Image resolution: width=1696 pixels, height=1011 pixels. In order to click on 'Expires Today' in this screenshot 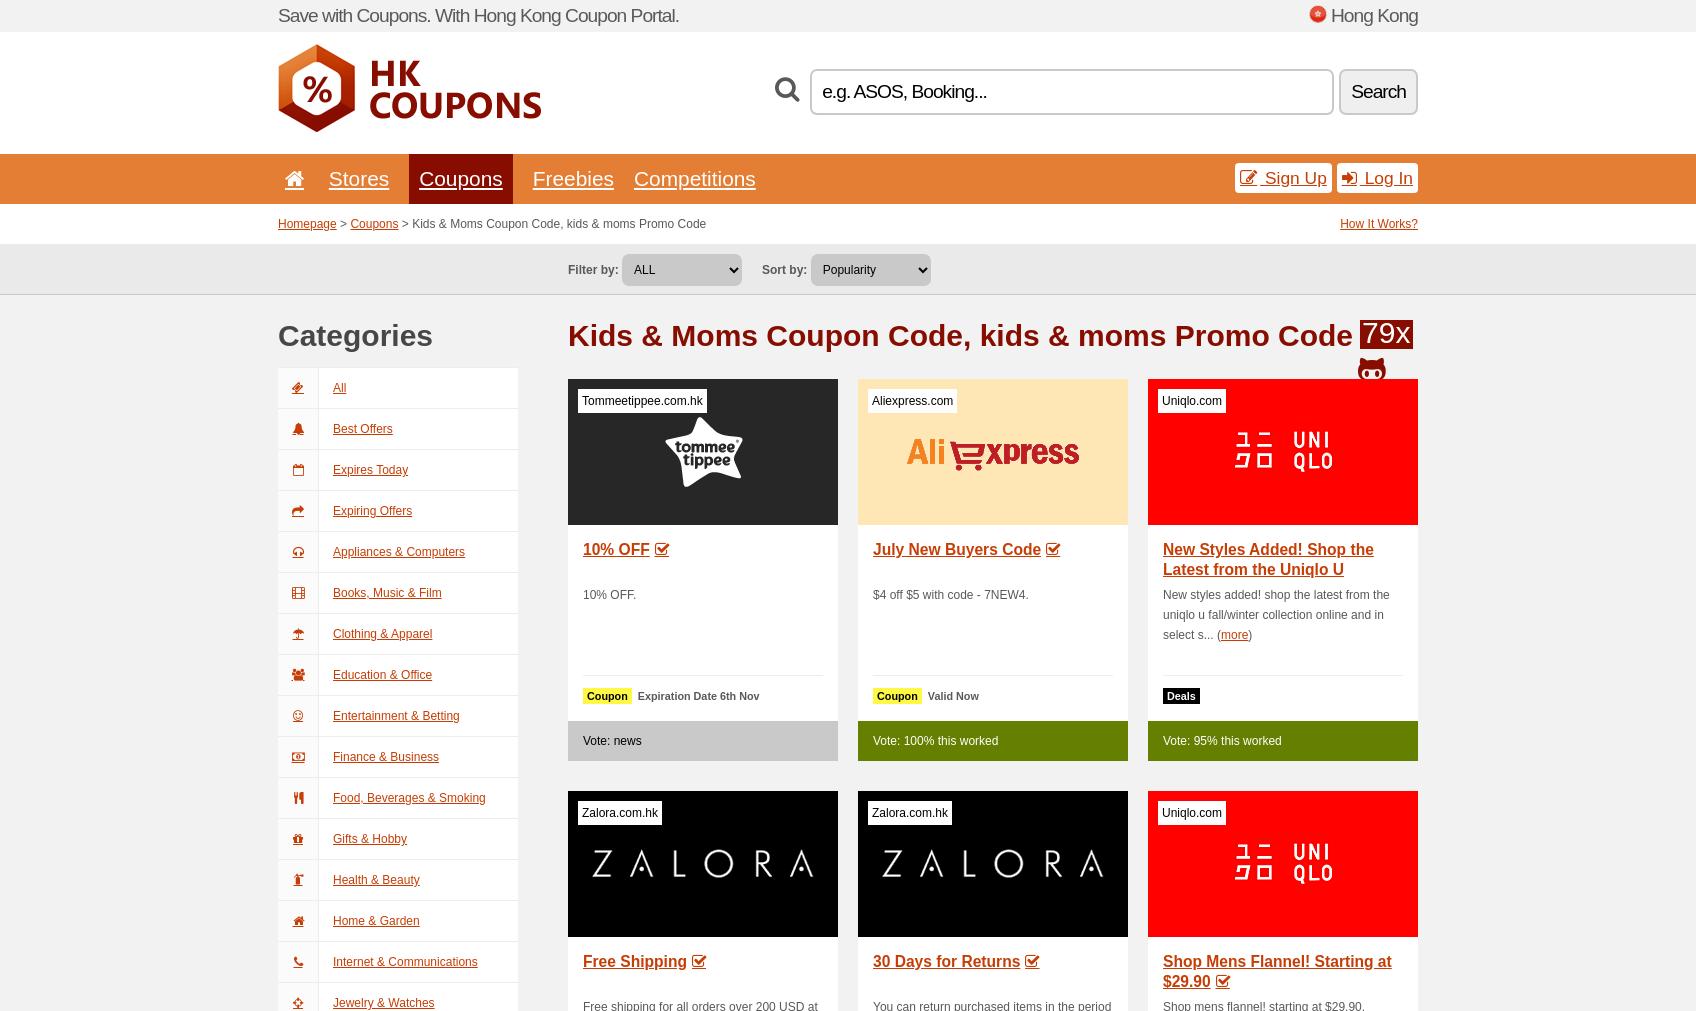, I will do `click(332, 469)`.